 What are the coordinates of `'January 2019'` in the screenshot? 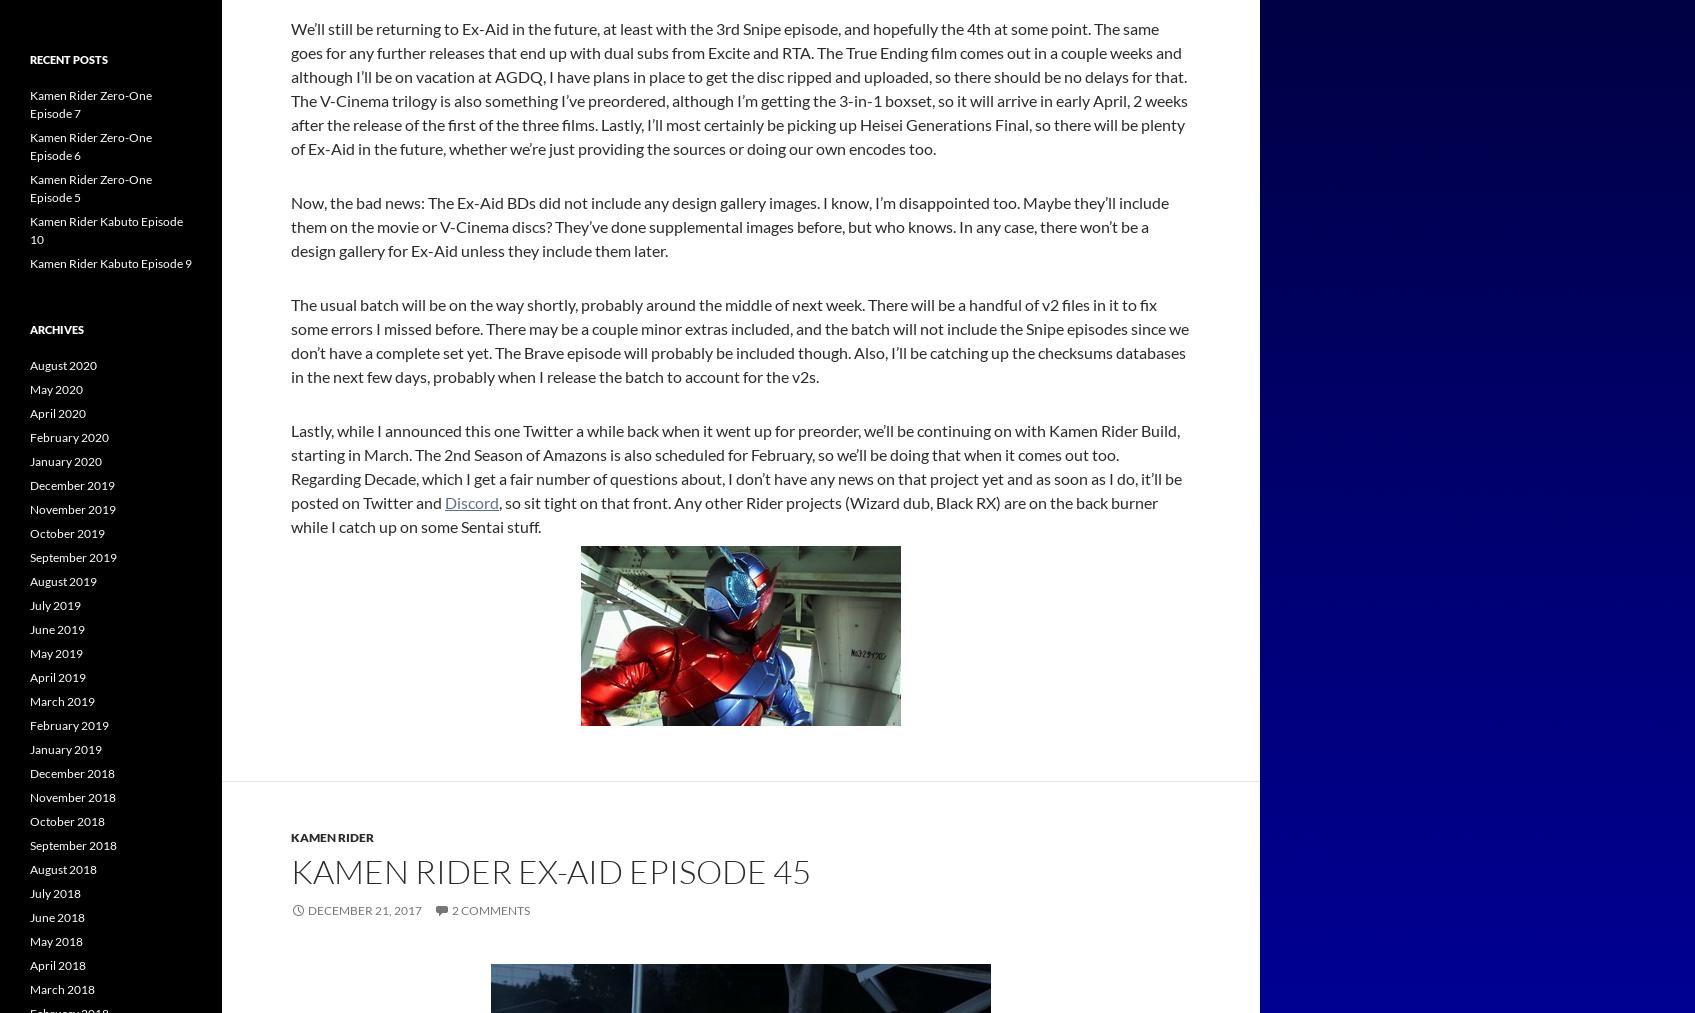 It's located at (65, 749).